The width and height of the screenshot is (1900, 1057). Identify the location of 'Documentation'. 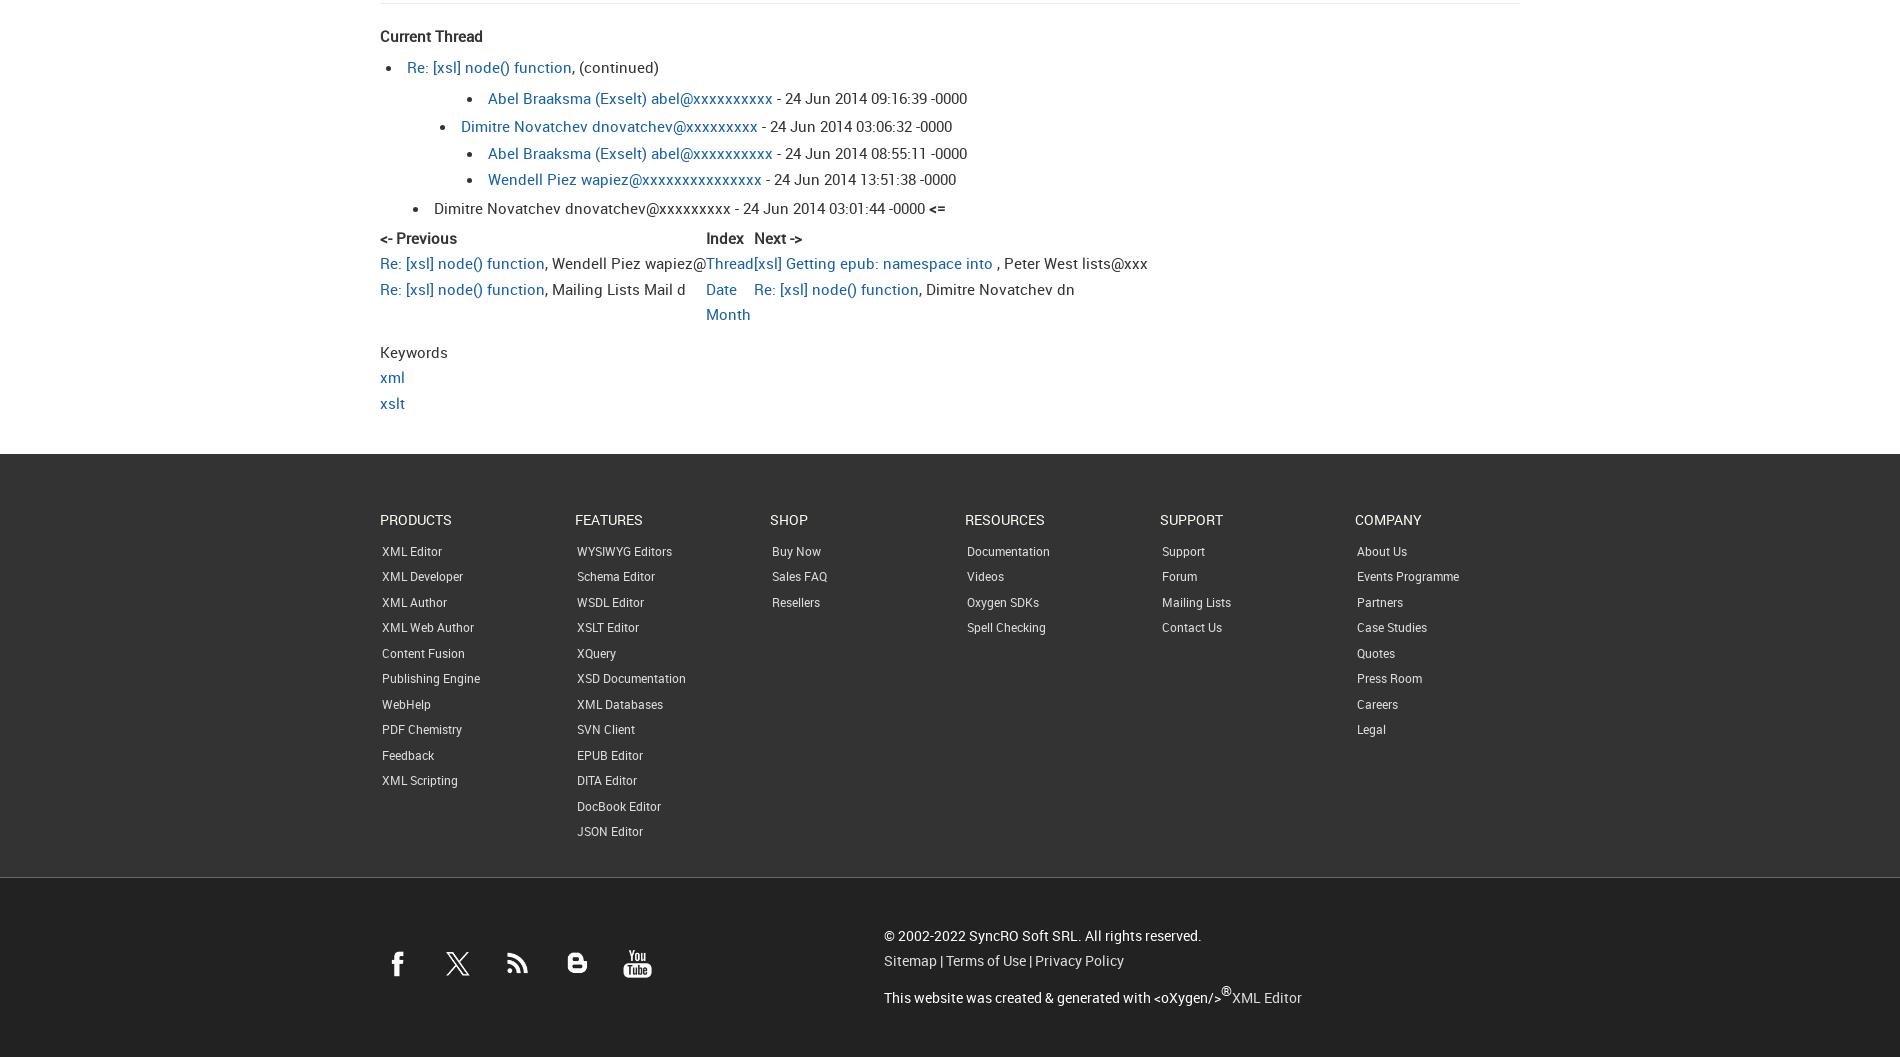
(1008, 548).